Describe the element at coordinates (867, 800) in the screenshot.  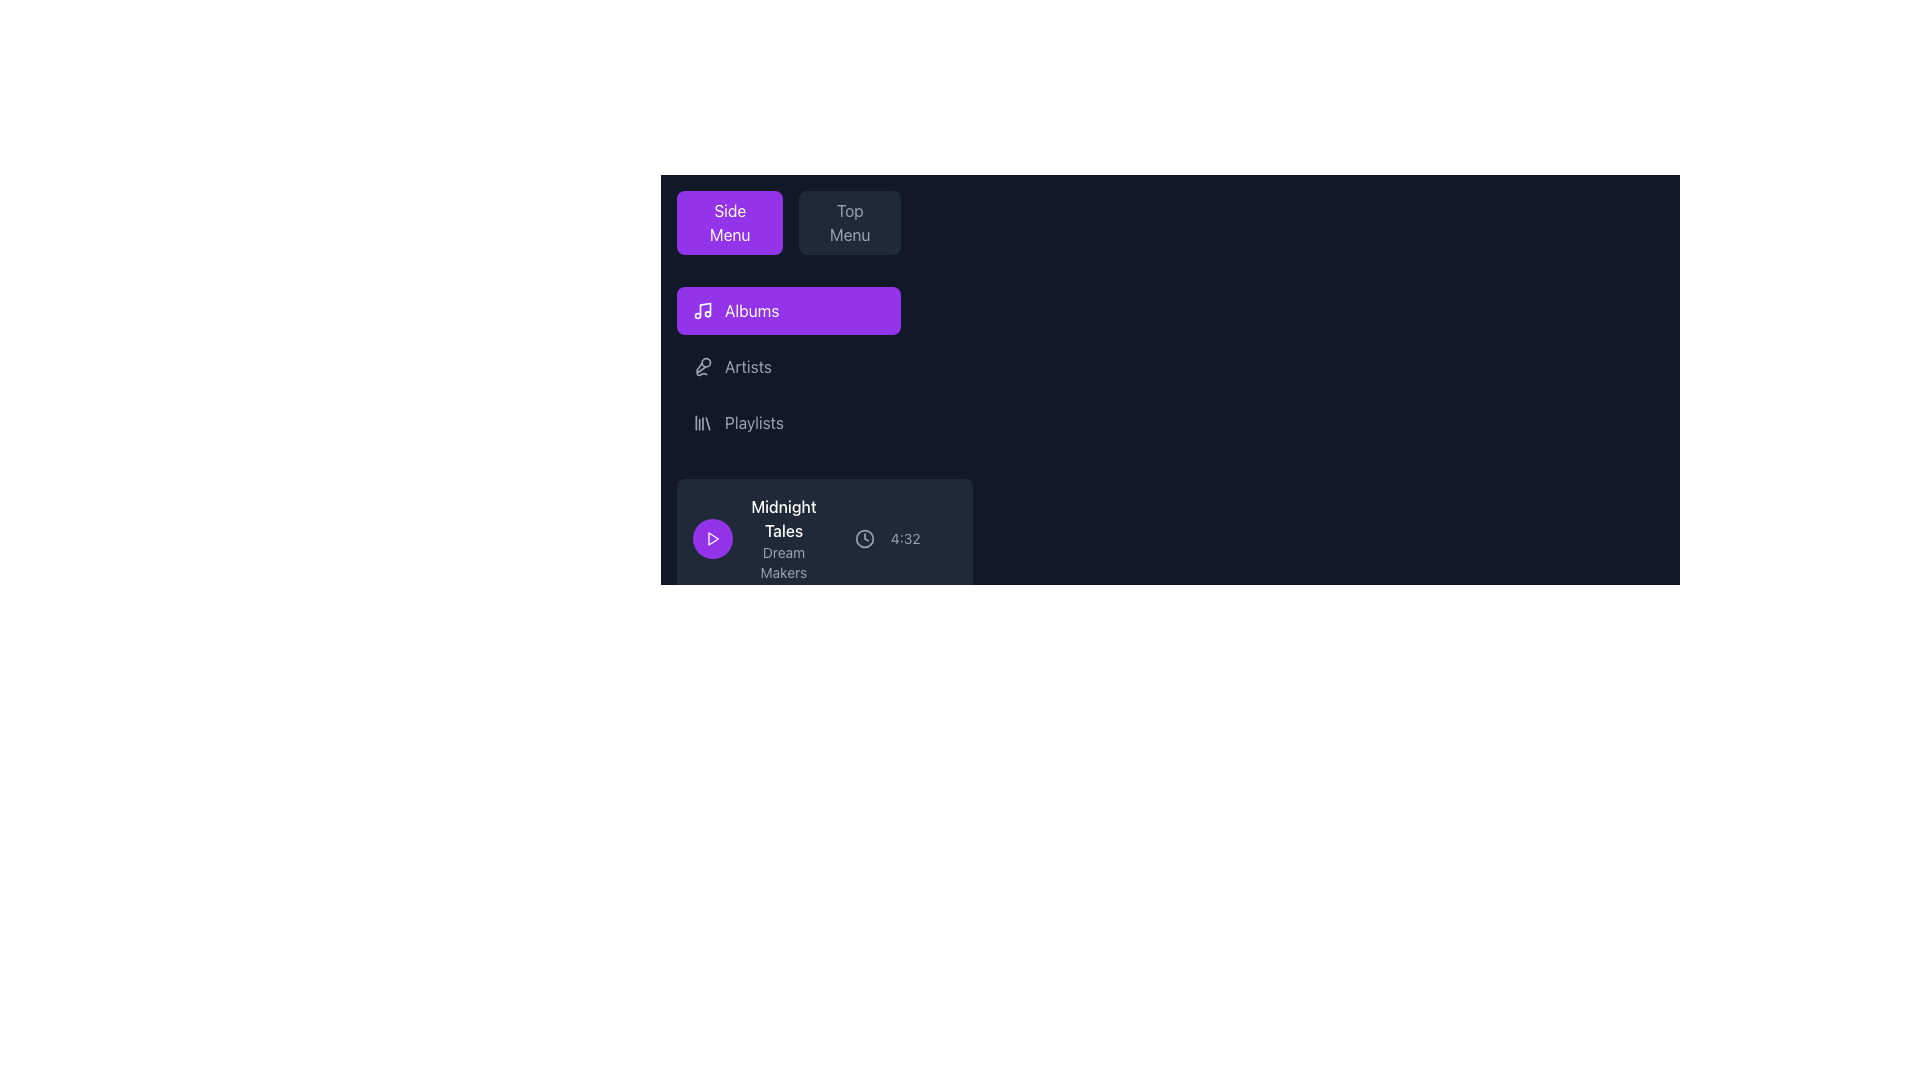
I see `the details of the circular clock icon with a gray outline and minimalist design, located to the right of the heart icon and before the timestamp '5:18'` at that location.